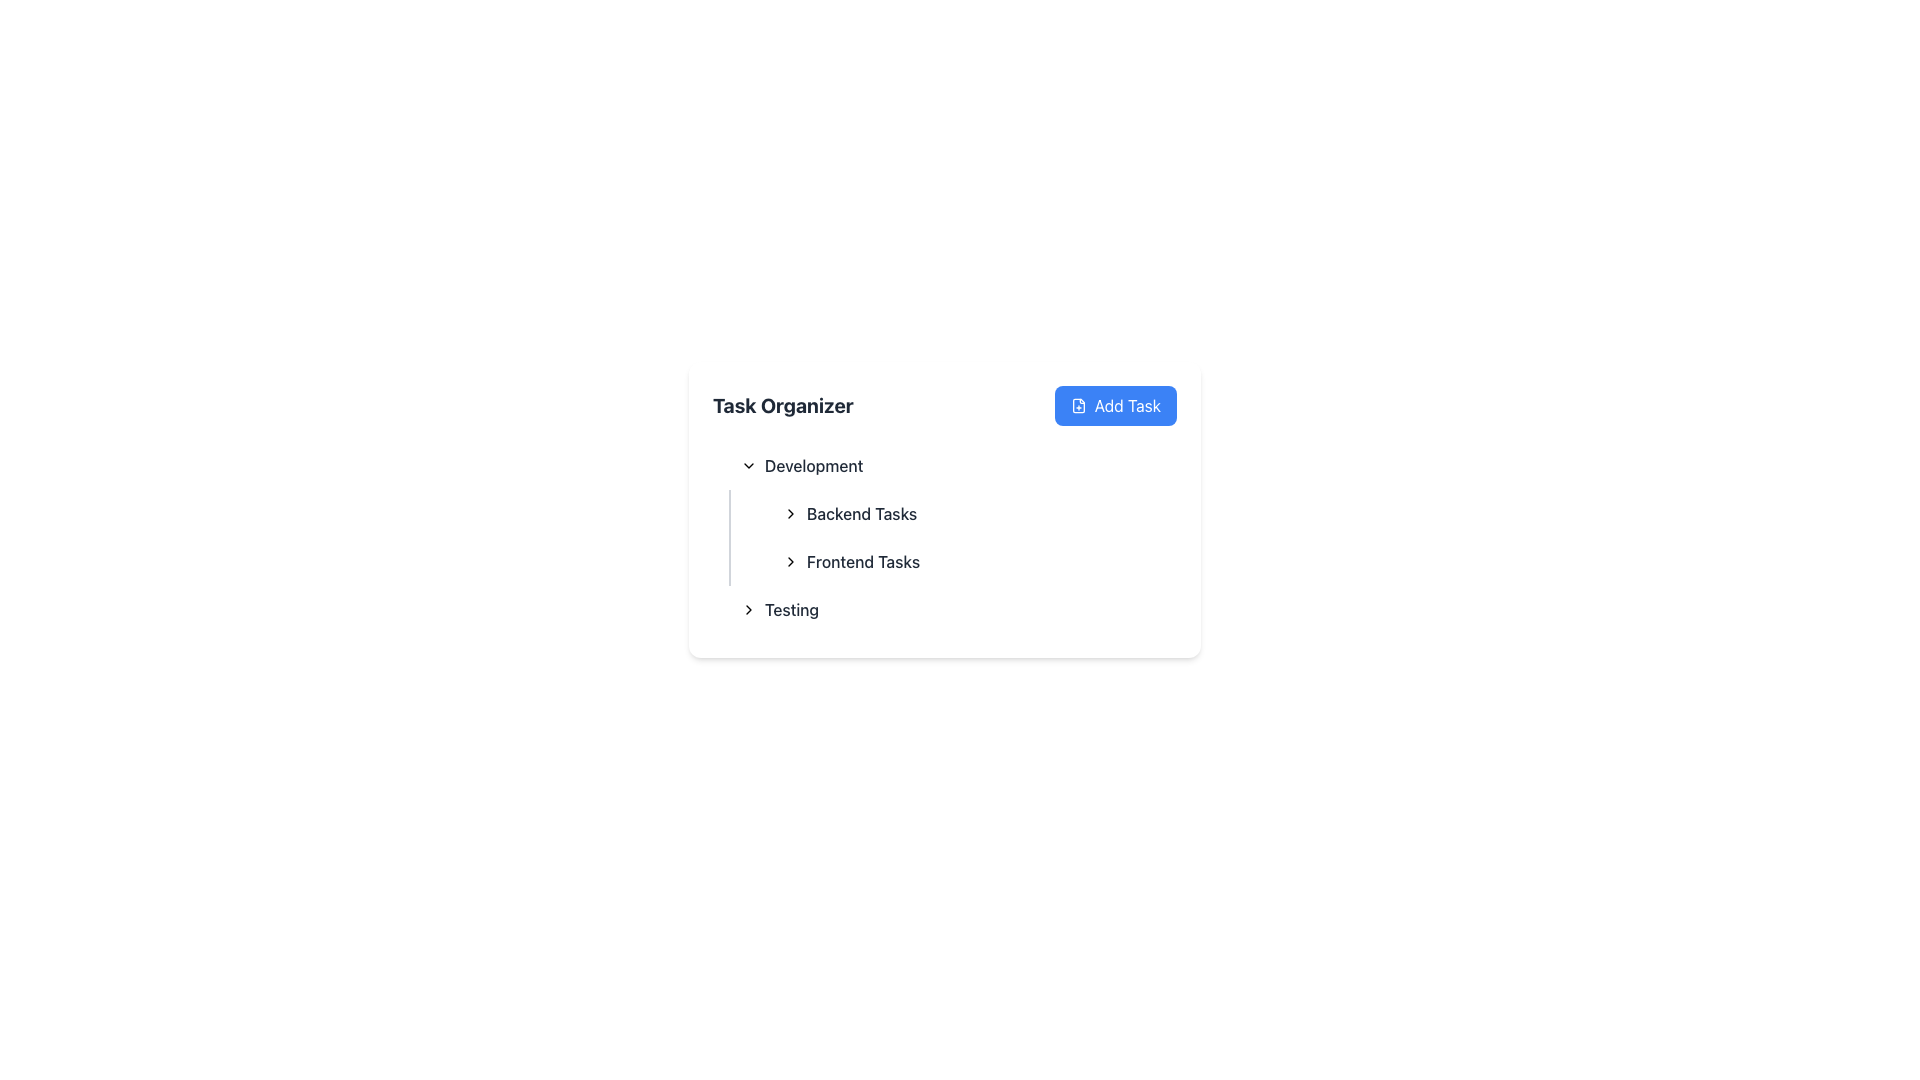 This screenshot has height=1080, width=1920. What do you see at coordinates (952, 608) in the screenshot?
I see `the last list item under the 'Development' category in the 'Task Organizer' section to provide additional visual feedback` at bounding box center [952, 608].